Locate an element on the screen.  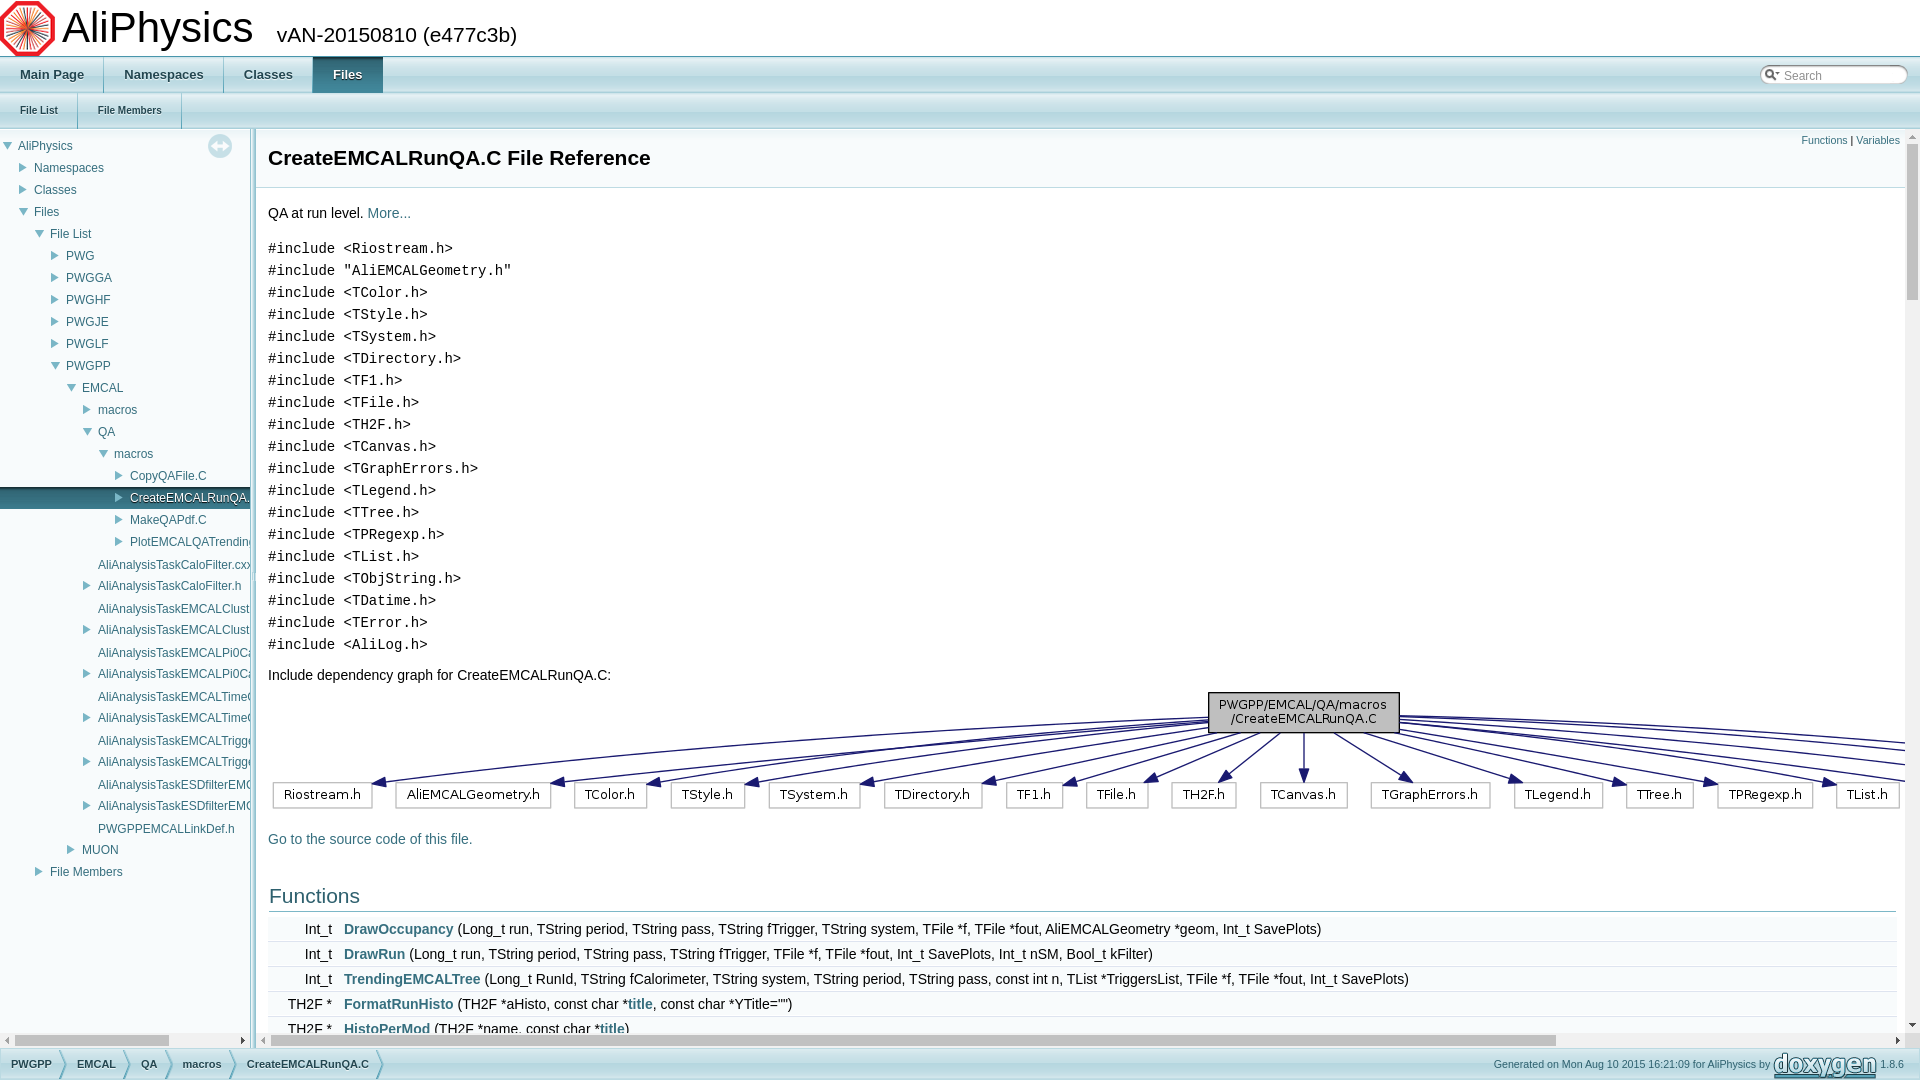
'AliAnalysisTaskCaloFilter.cxx' is located at coordinates (95, 564).